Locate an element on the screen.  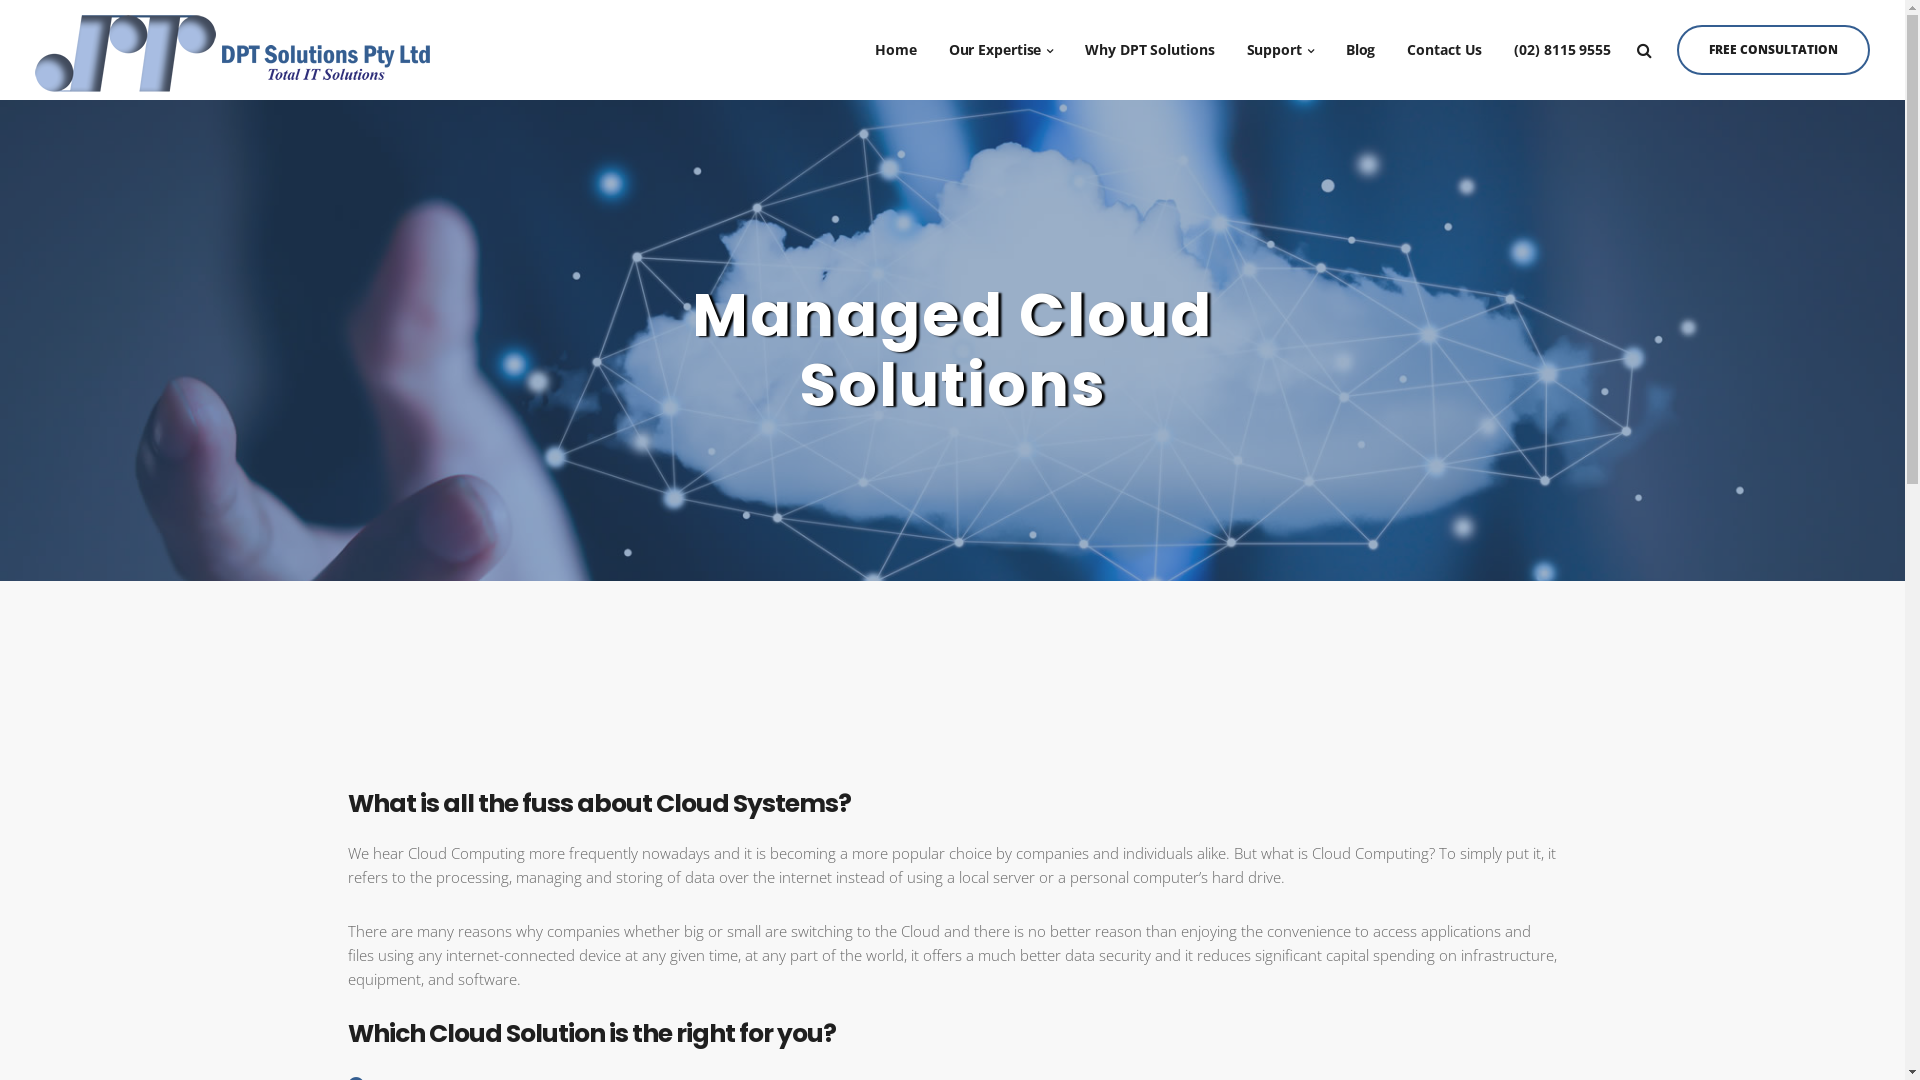
'Support' is located at coordinates (1229, 49).